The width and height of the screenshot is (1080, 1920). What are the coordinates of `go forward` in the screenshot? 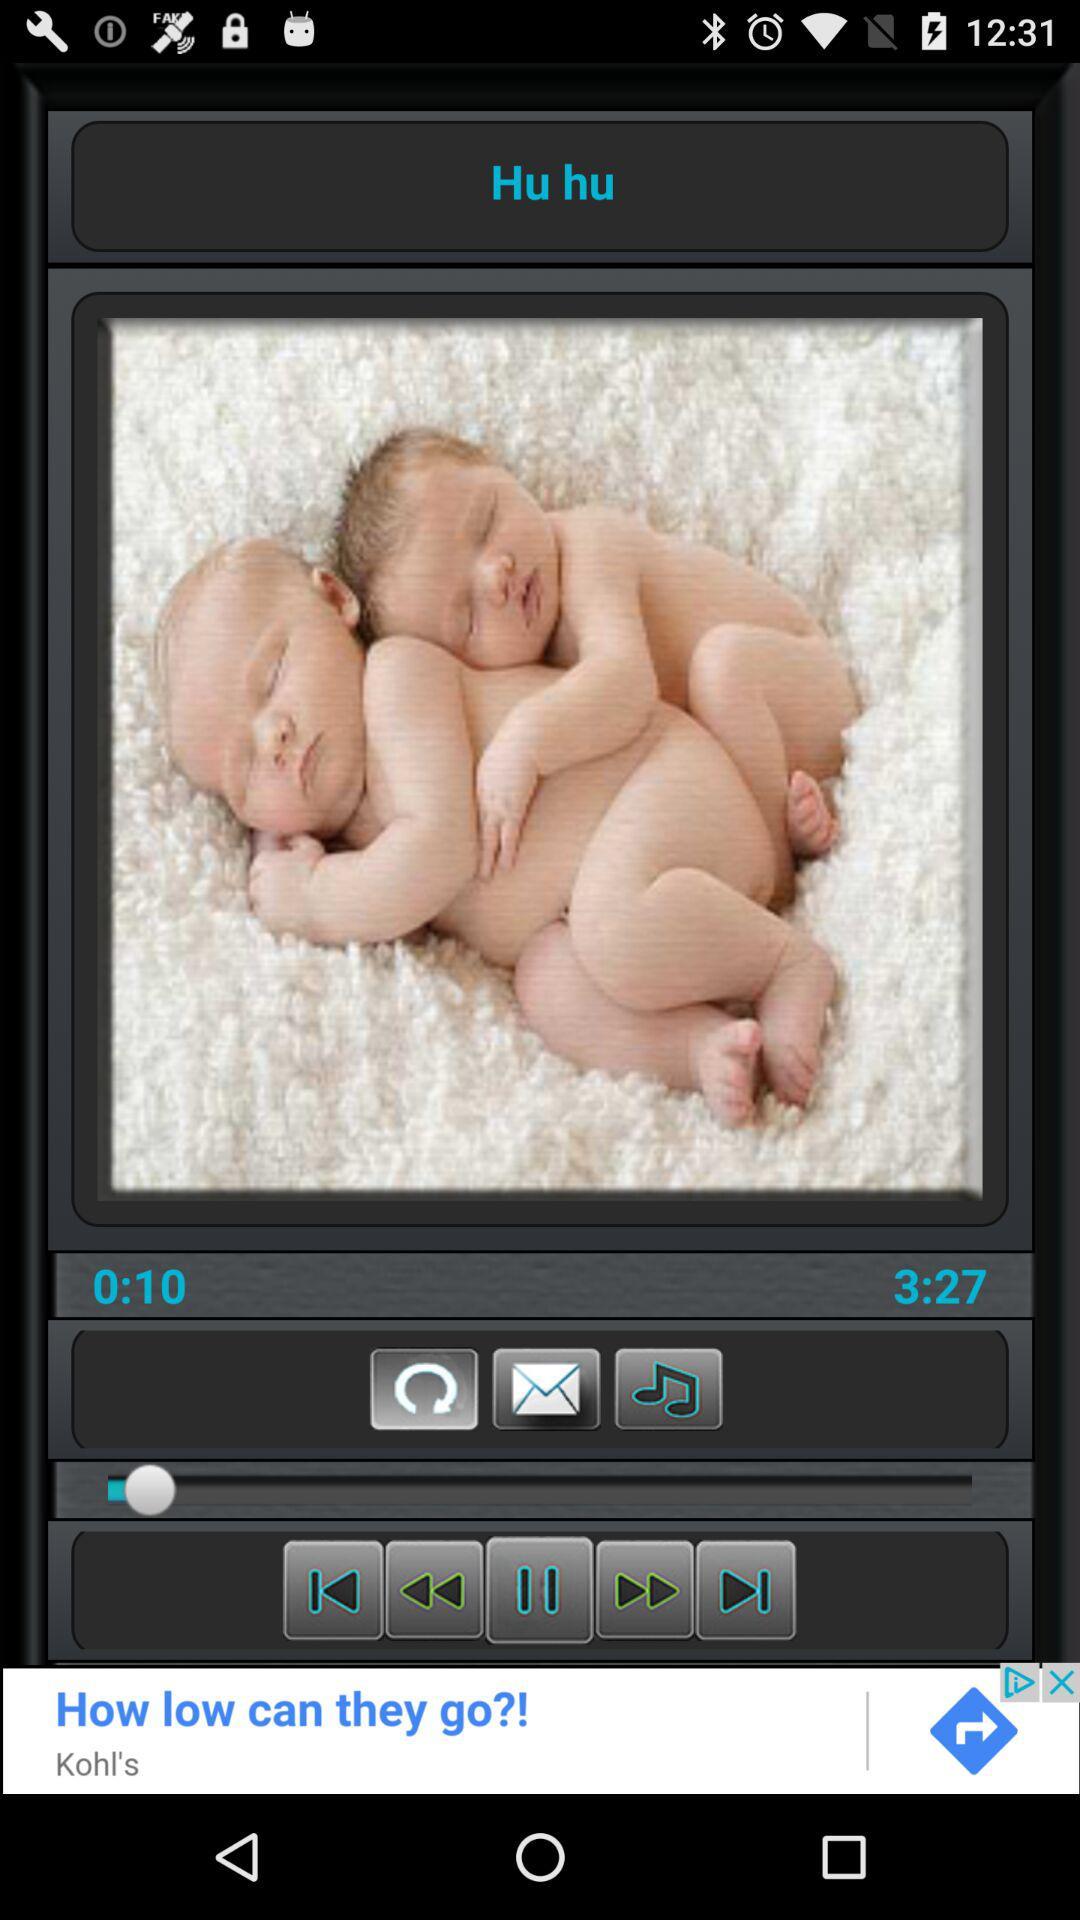 It's located at (745, 1589).